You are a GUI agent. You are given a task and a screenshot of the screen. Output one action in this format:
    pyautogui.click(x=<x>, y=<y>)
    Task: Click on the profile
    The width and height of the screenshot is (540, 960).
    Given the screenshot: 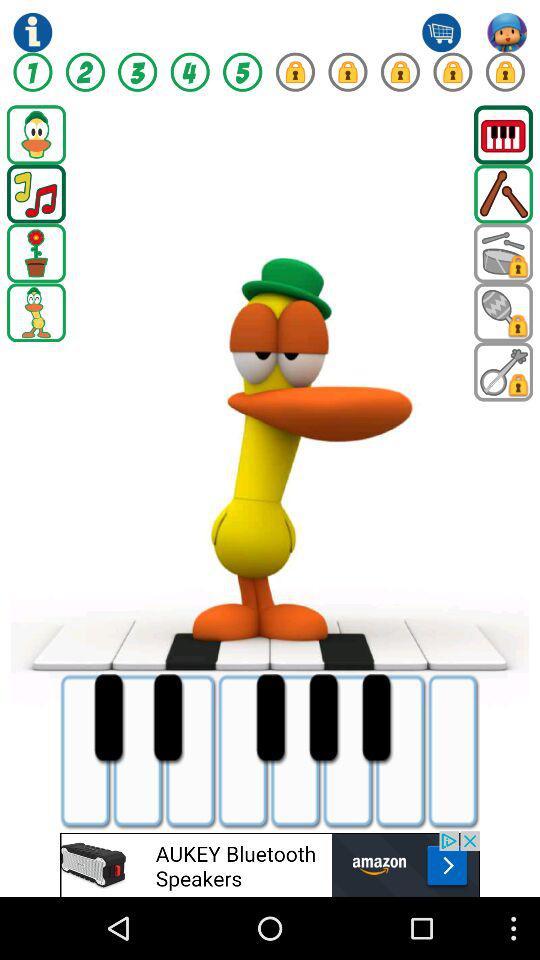 What is the action you would take?
    pyautogui.click(x=507, y=31)
    